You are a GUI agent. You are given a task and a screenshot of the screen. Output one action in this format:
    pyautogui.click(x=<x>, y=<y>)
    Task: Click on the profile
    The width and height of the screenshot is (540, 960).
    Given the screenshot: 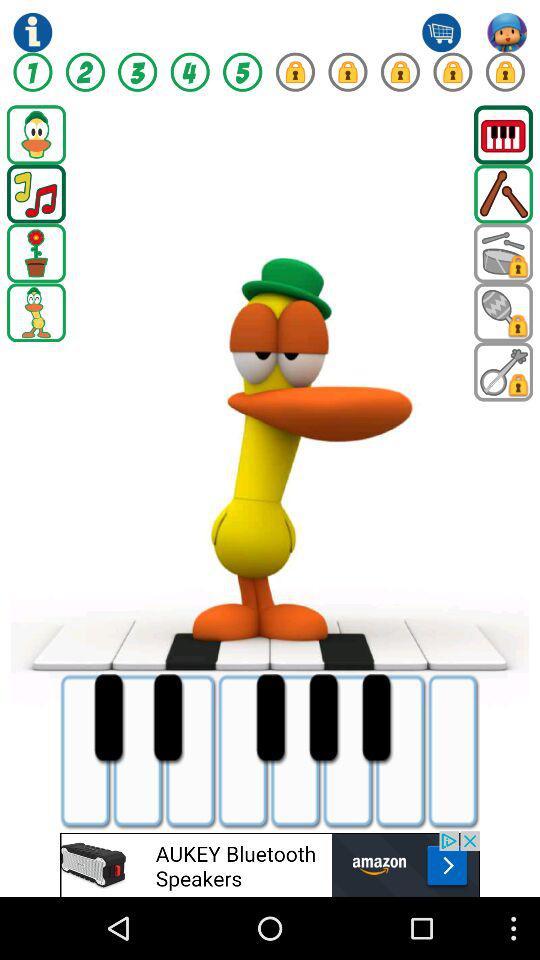 What is the action you would take?
    pyautogui.click(x=507, y=31)
    